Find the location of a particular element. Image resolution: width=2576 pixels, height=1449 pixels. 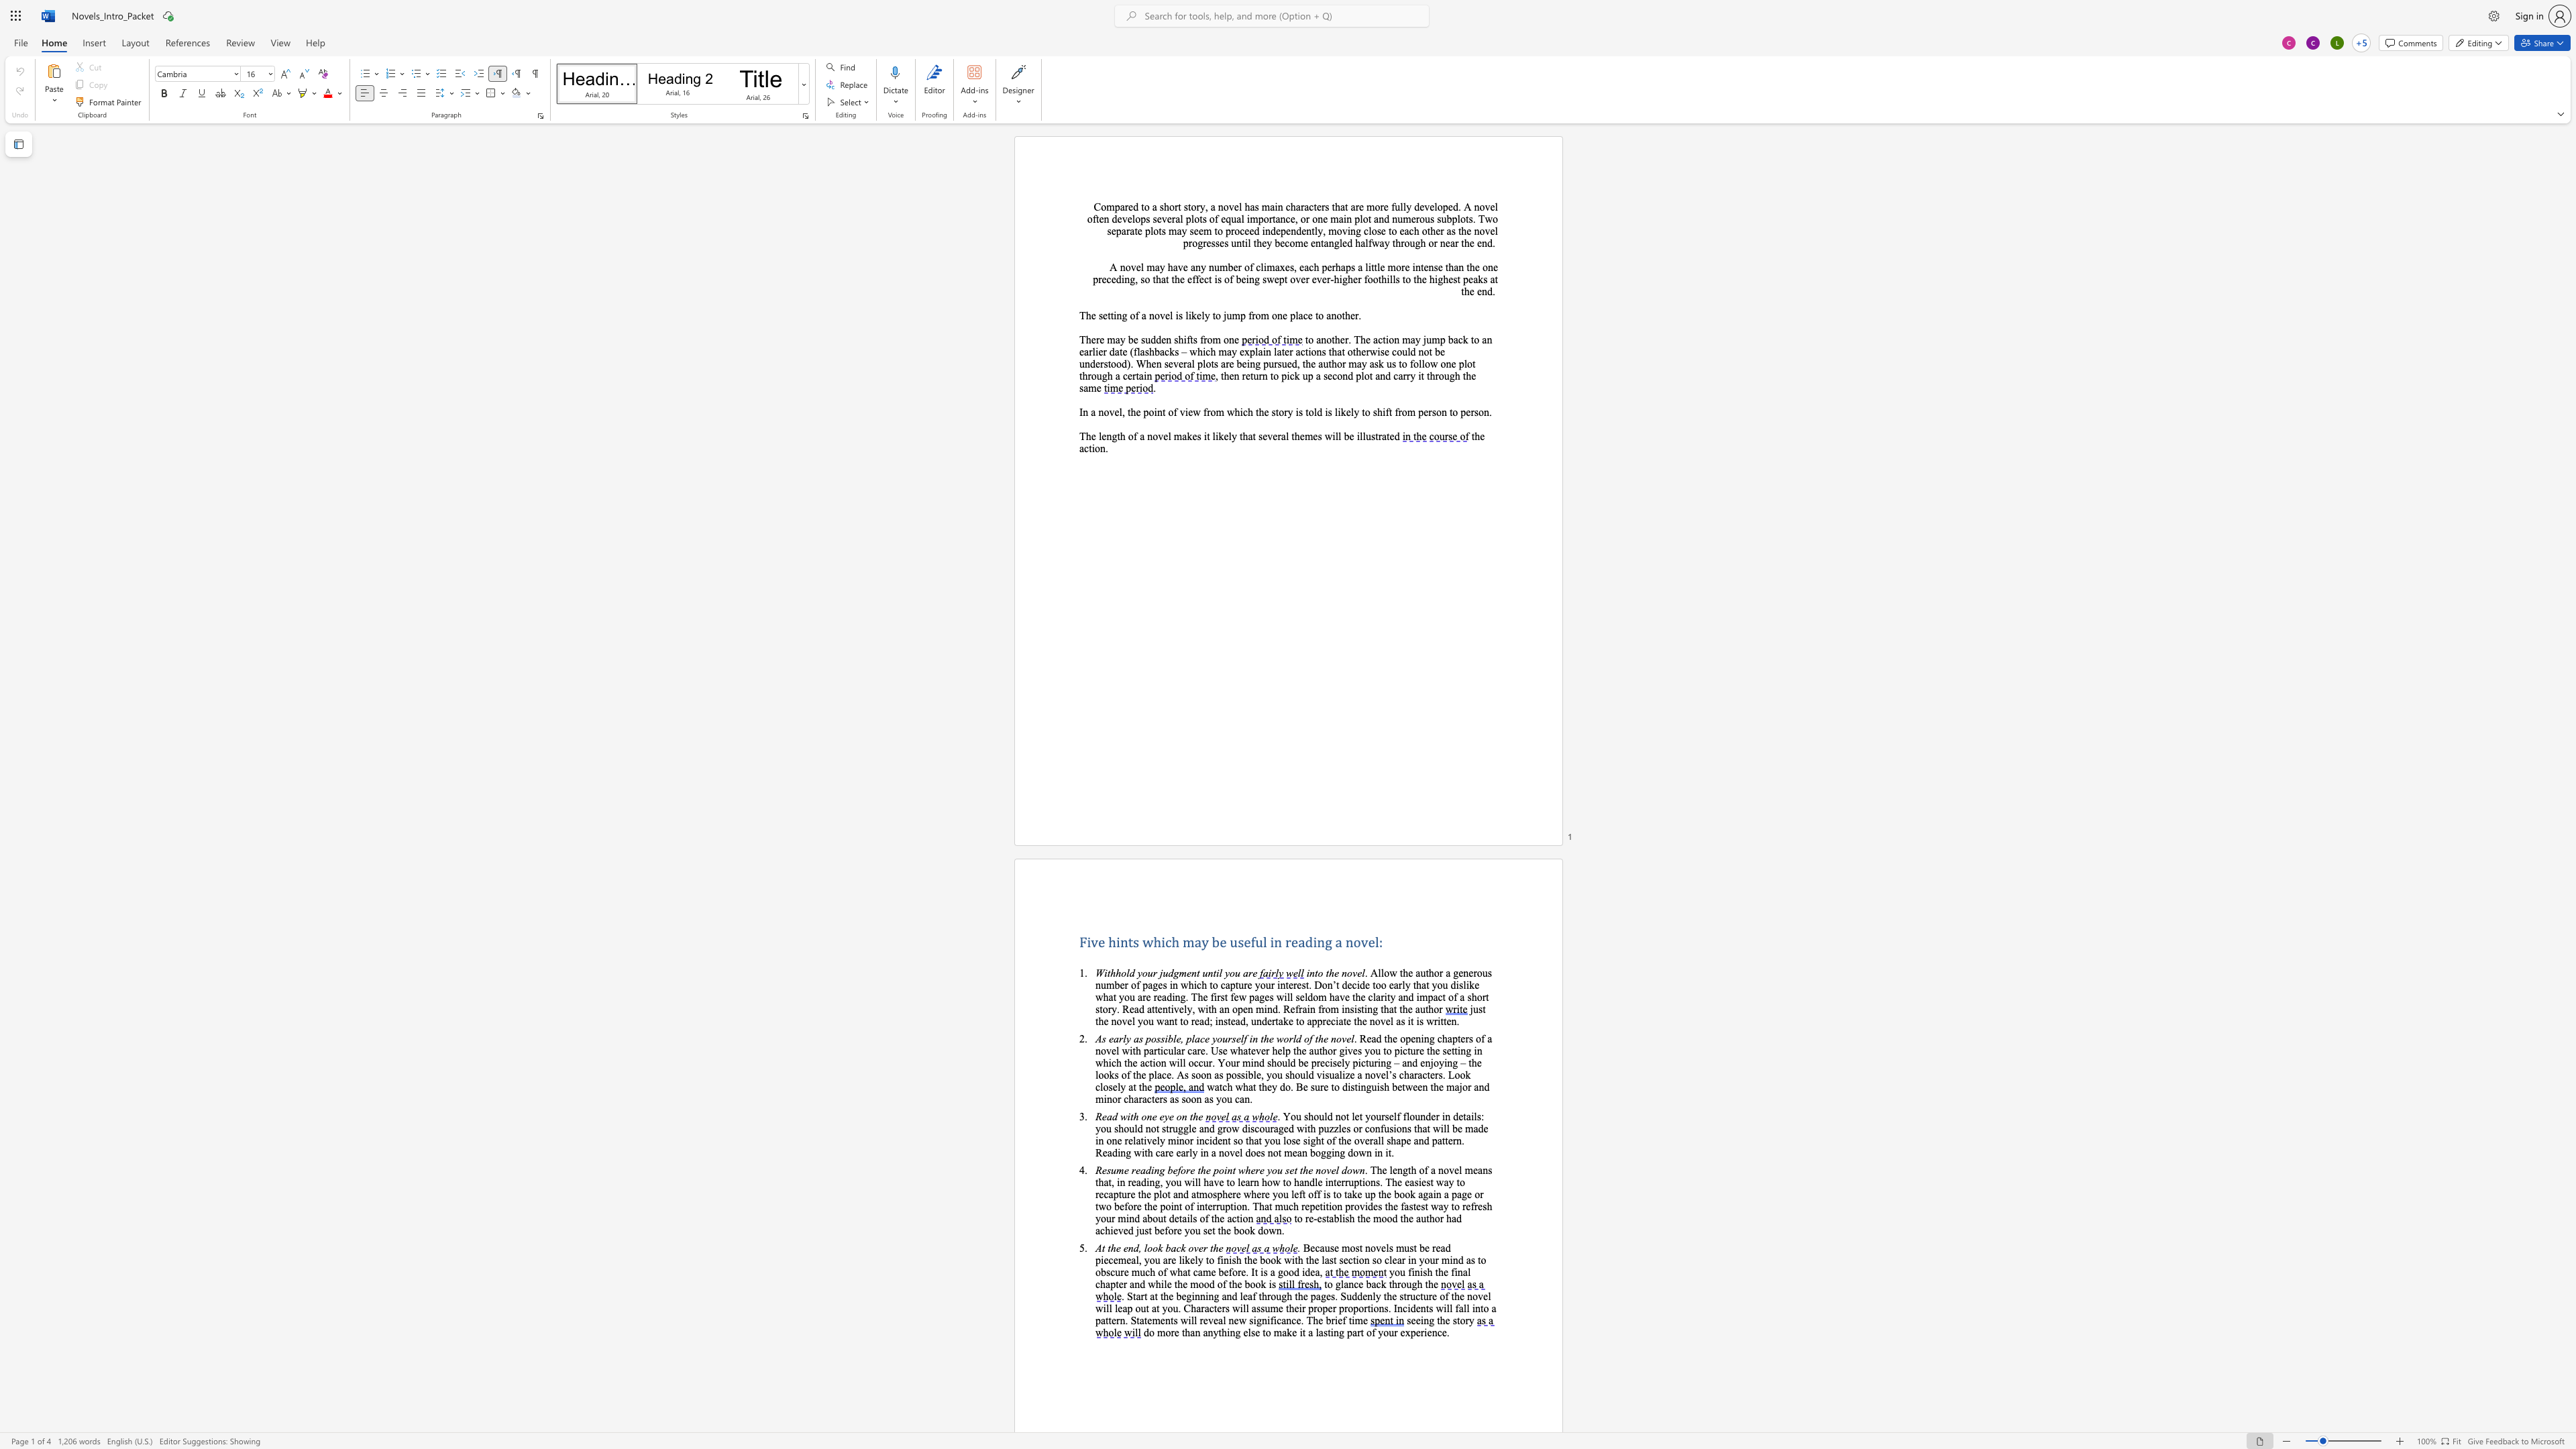

the 1th character "T" in the text is located at coordinates (1193, 996).